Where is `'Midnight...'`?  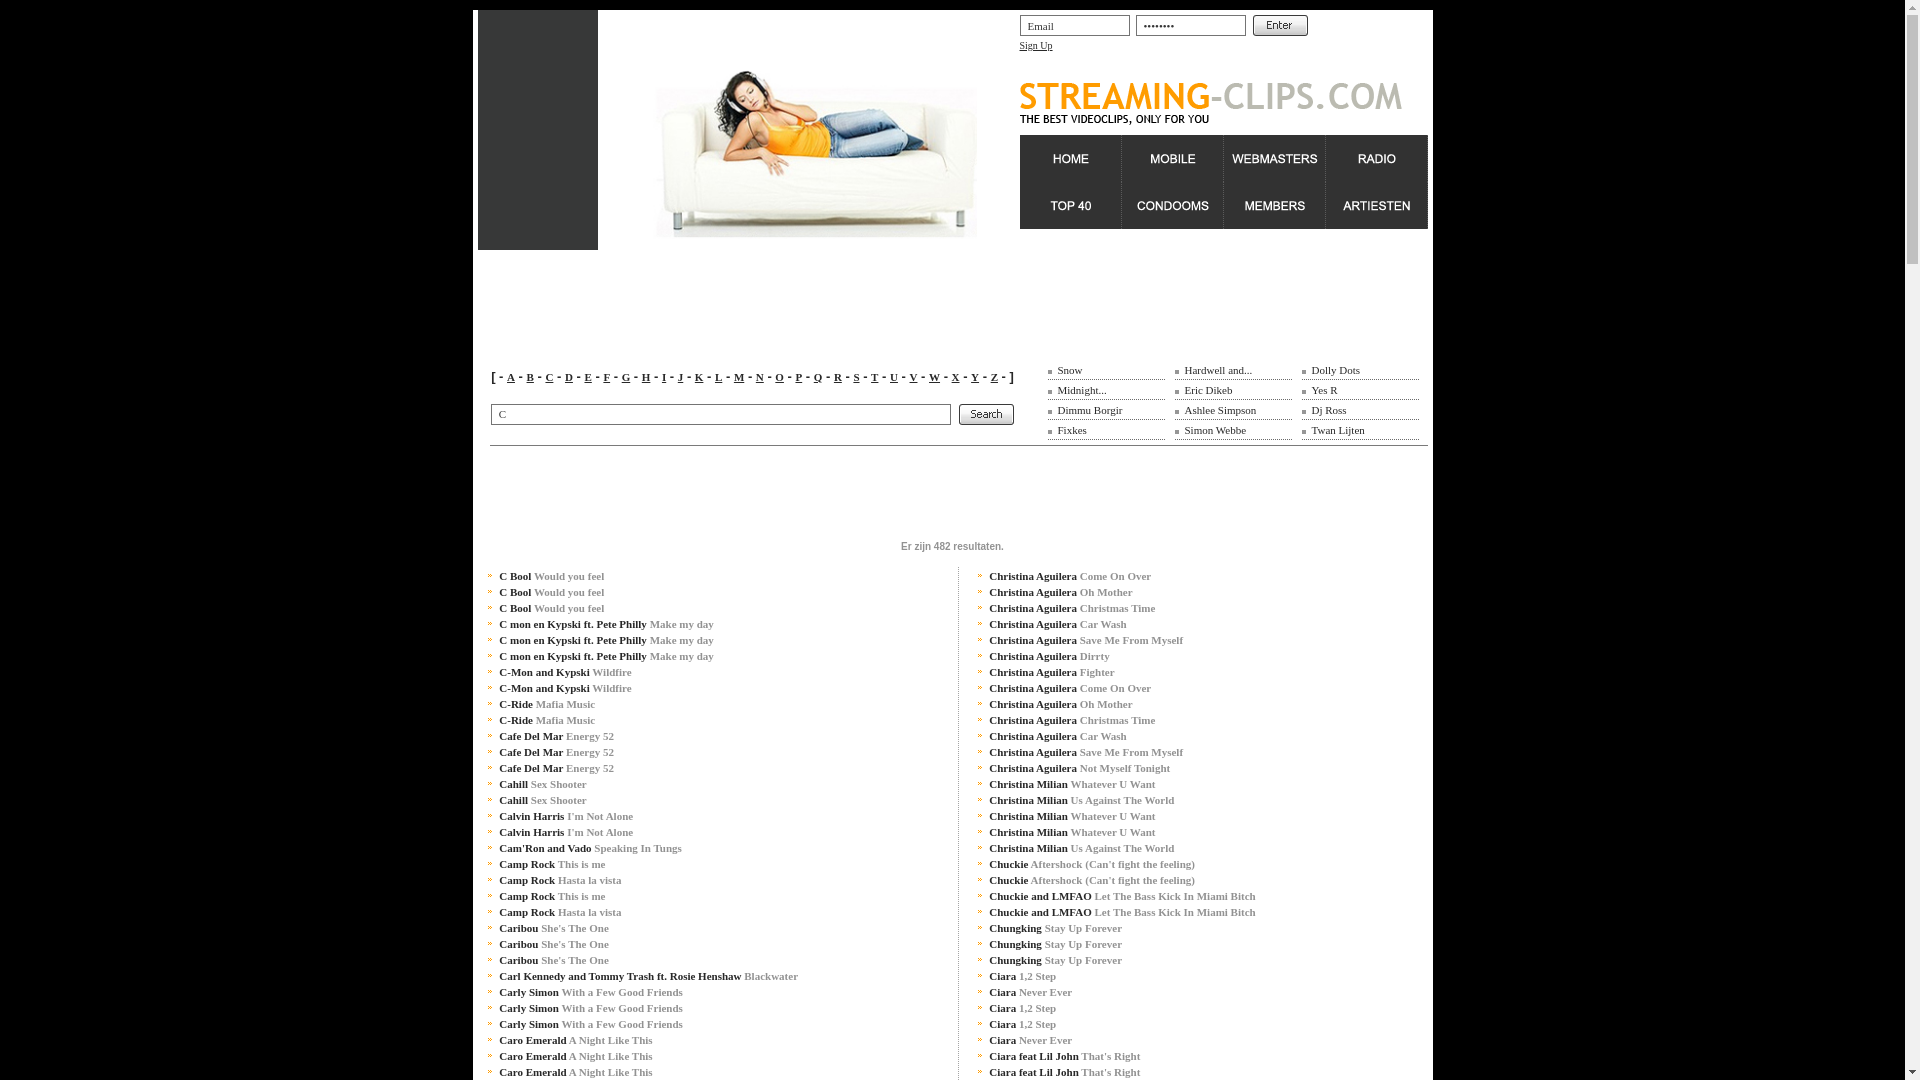
'Midnight...' is located at coordinates (1056, 389).